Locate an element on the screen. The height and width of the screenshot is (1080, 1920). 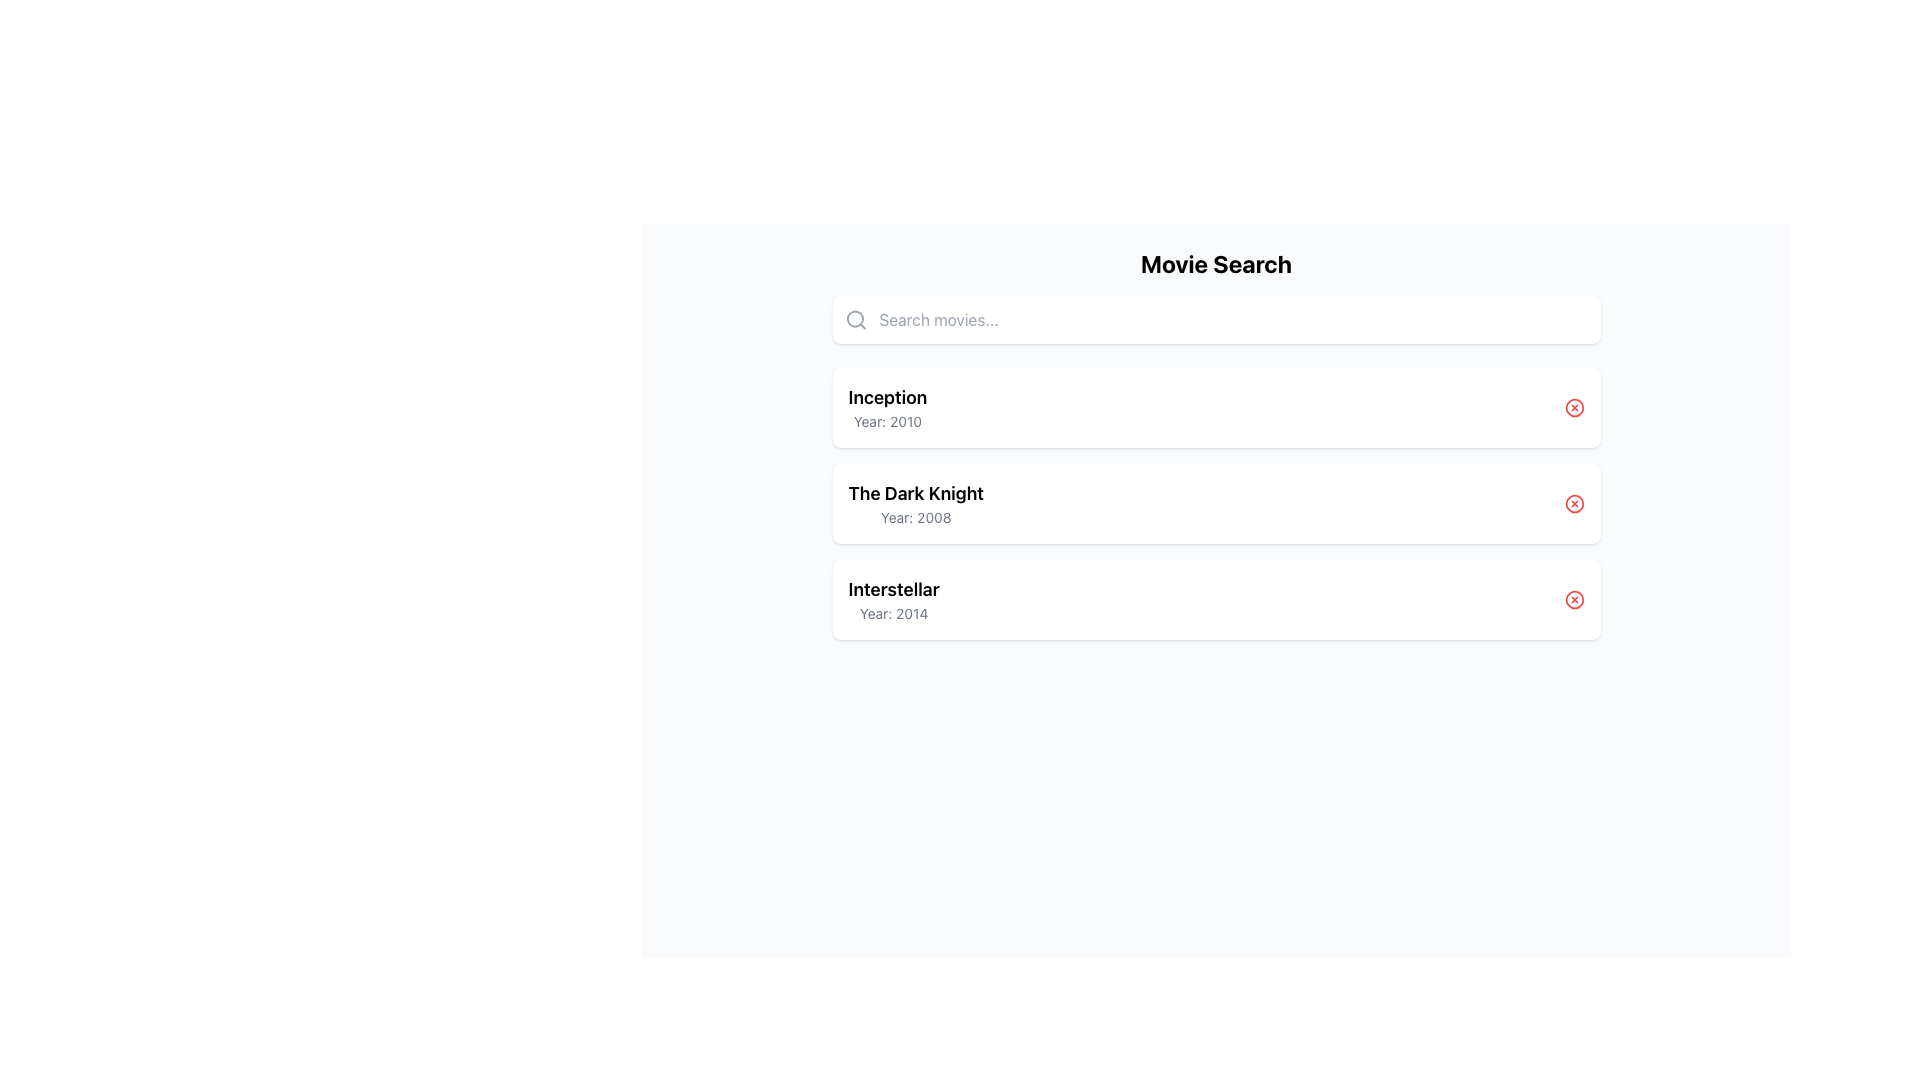
the Information Display element that shows 'Inception' in bold larger text and 'Year: 2010' in smaller gray font, located at the top of the vertical list of movie entries is located at coordinates (886, 407).